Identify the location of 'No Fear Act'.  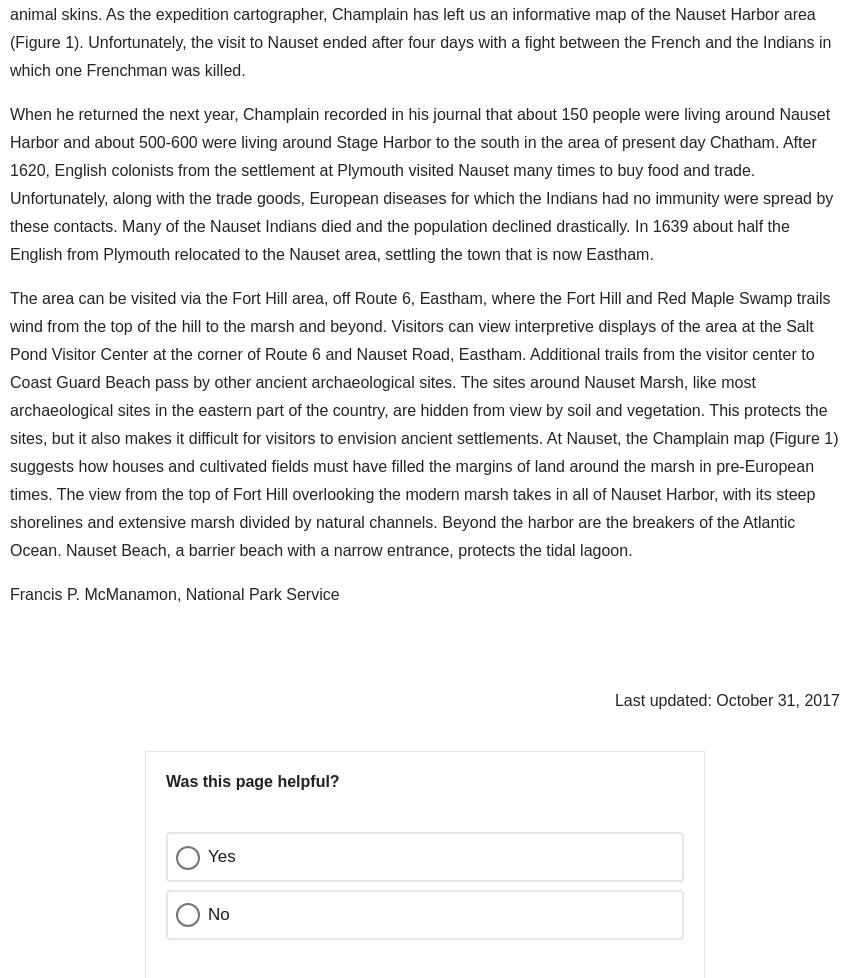
(119, 928).